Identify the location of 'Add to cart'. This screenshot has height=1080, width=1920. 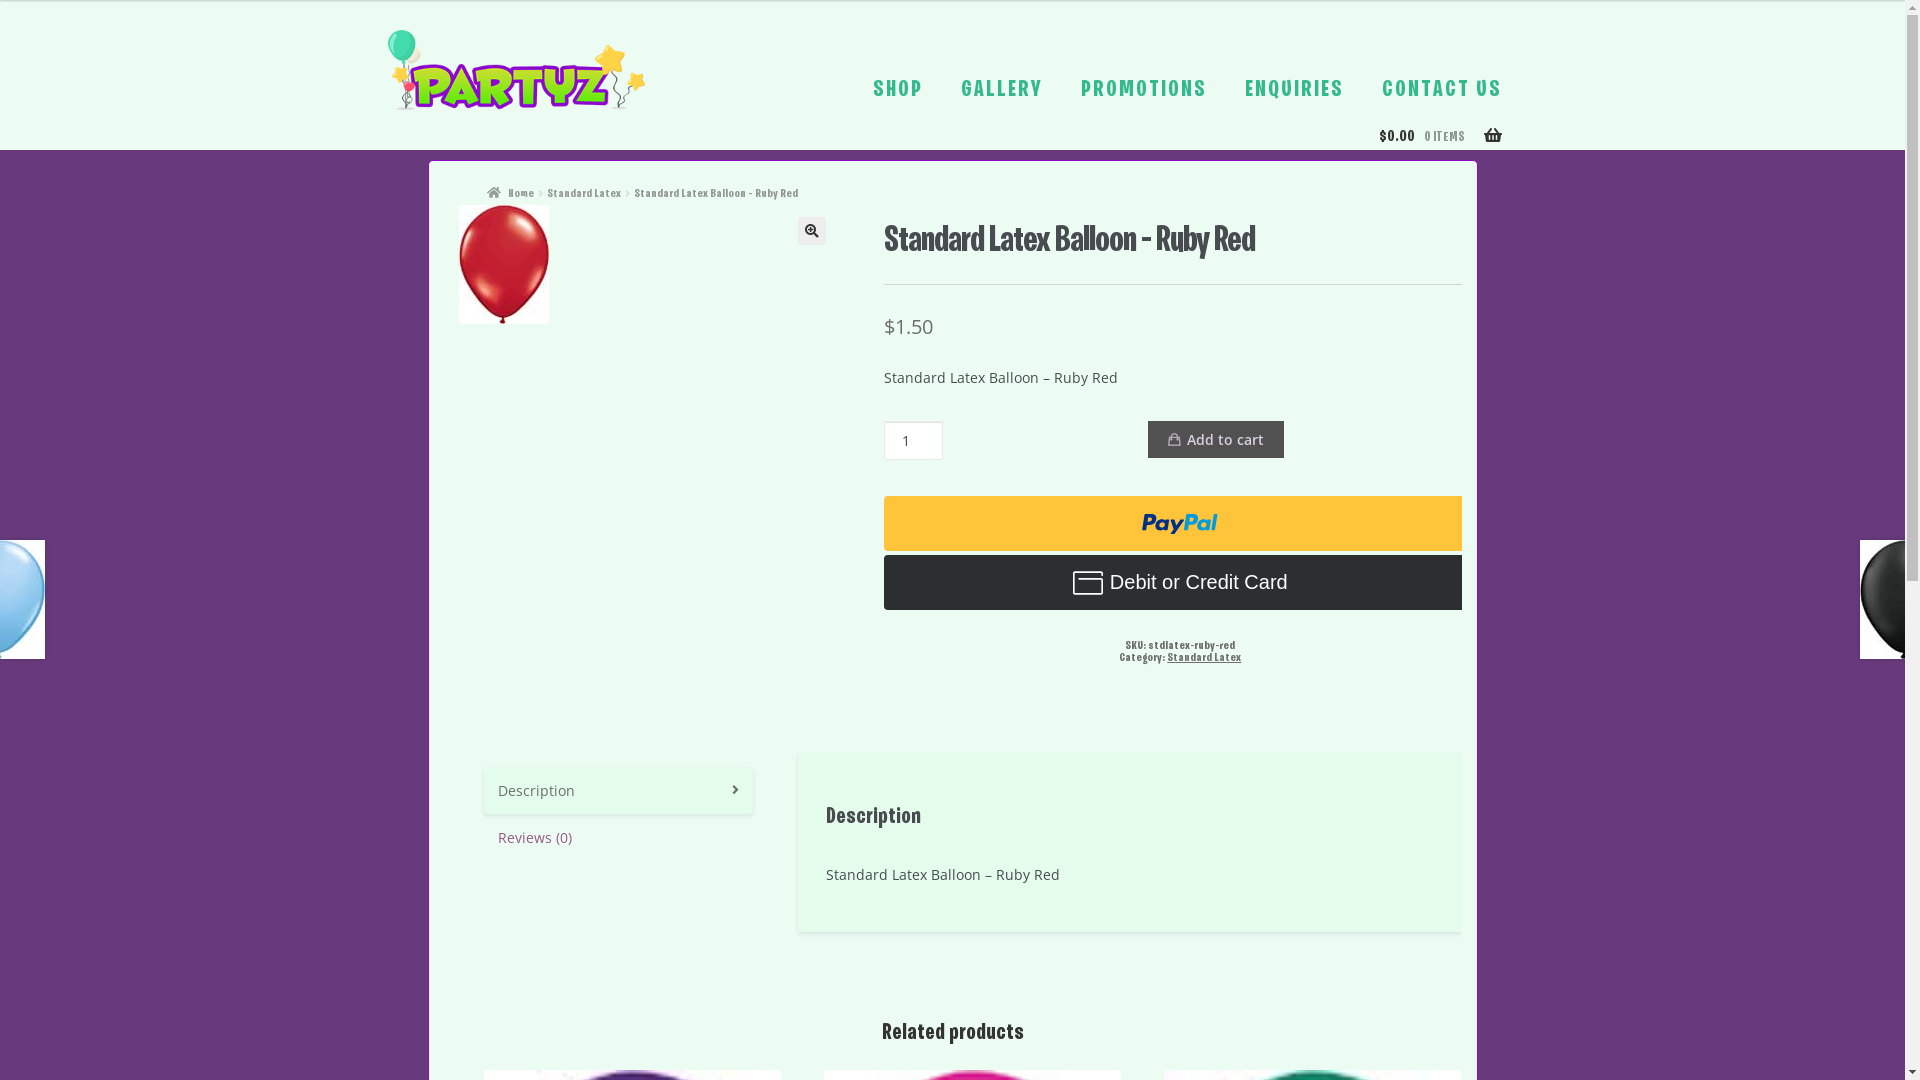
(1214, 438).